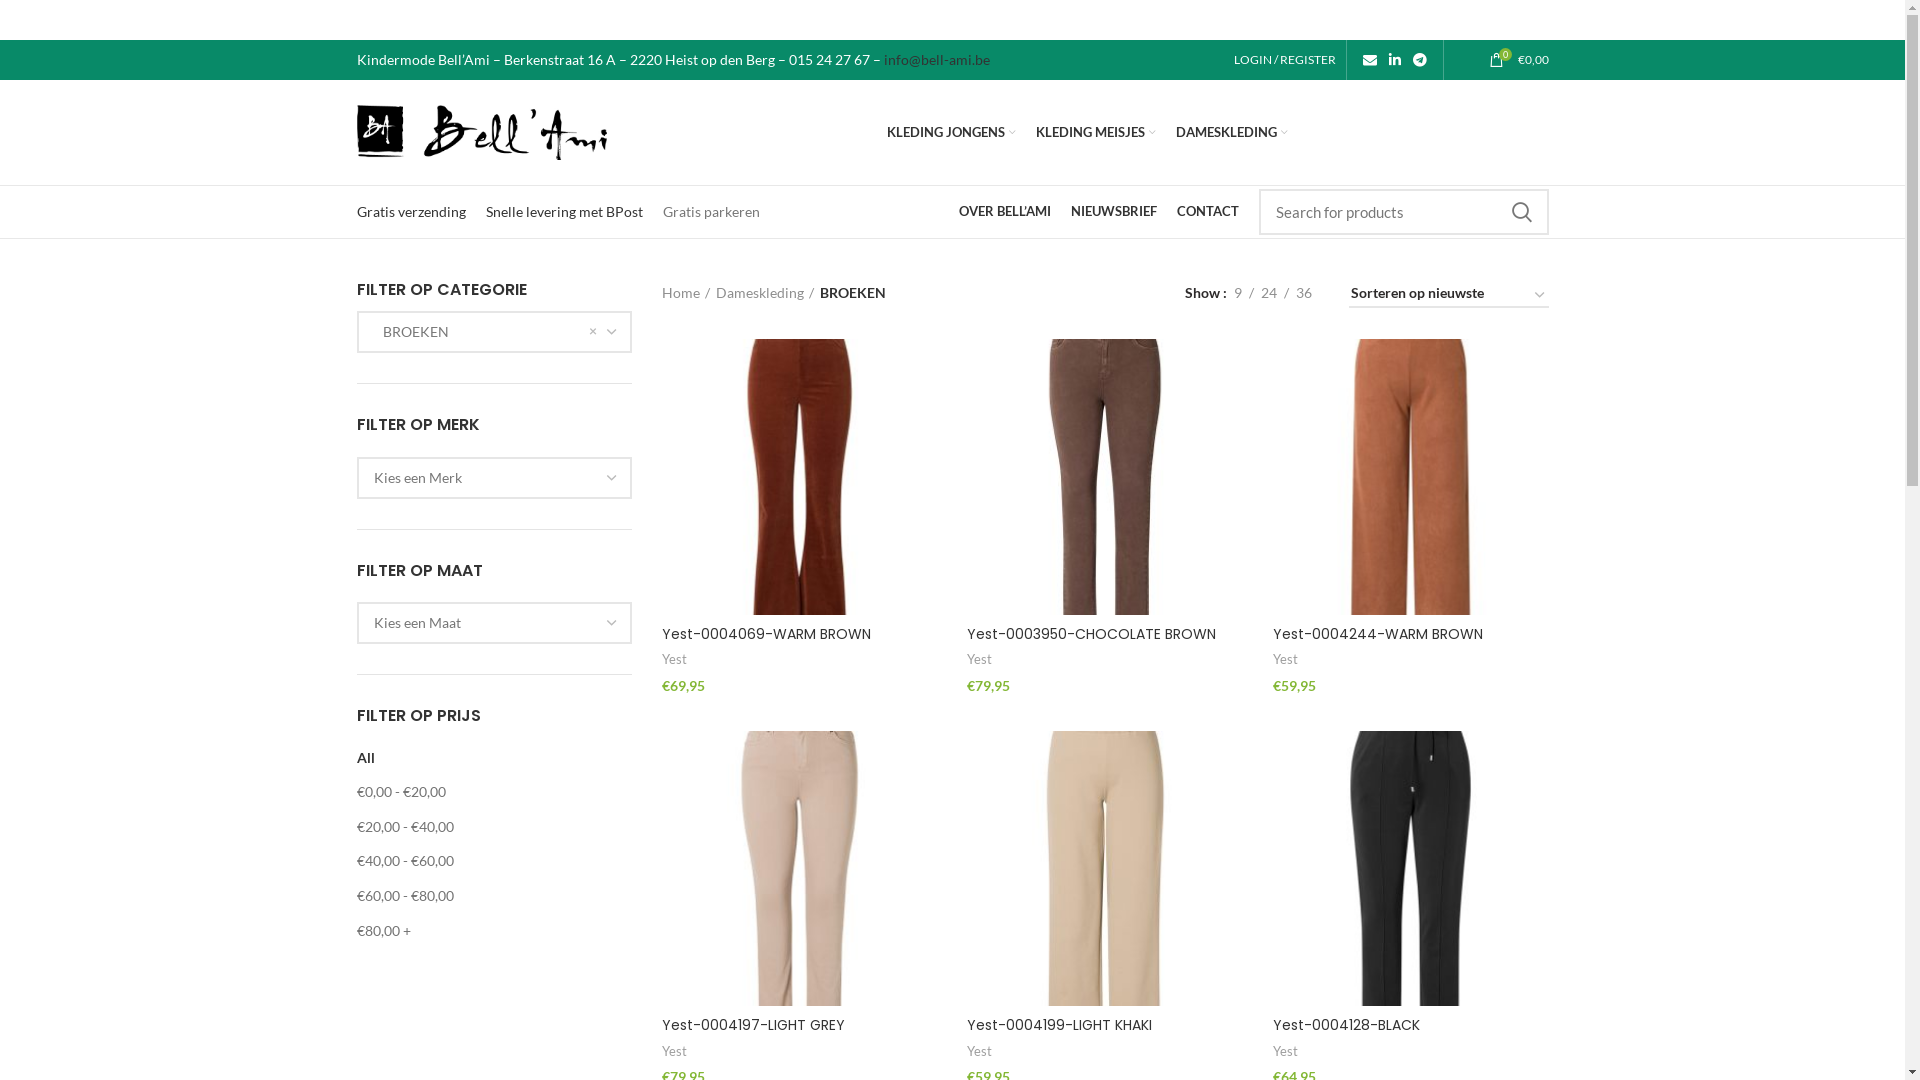 Image resolution: width=1920 pixels, height=1080 pixels. Describe the element at coordinates (1236, 293) in the screenshot. I see `'9'` at that location.